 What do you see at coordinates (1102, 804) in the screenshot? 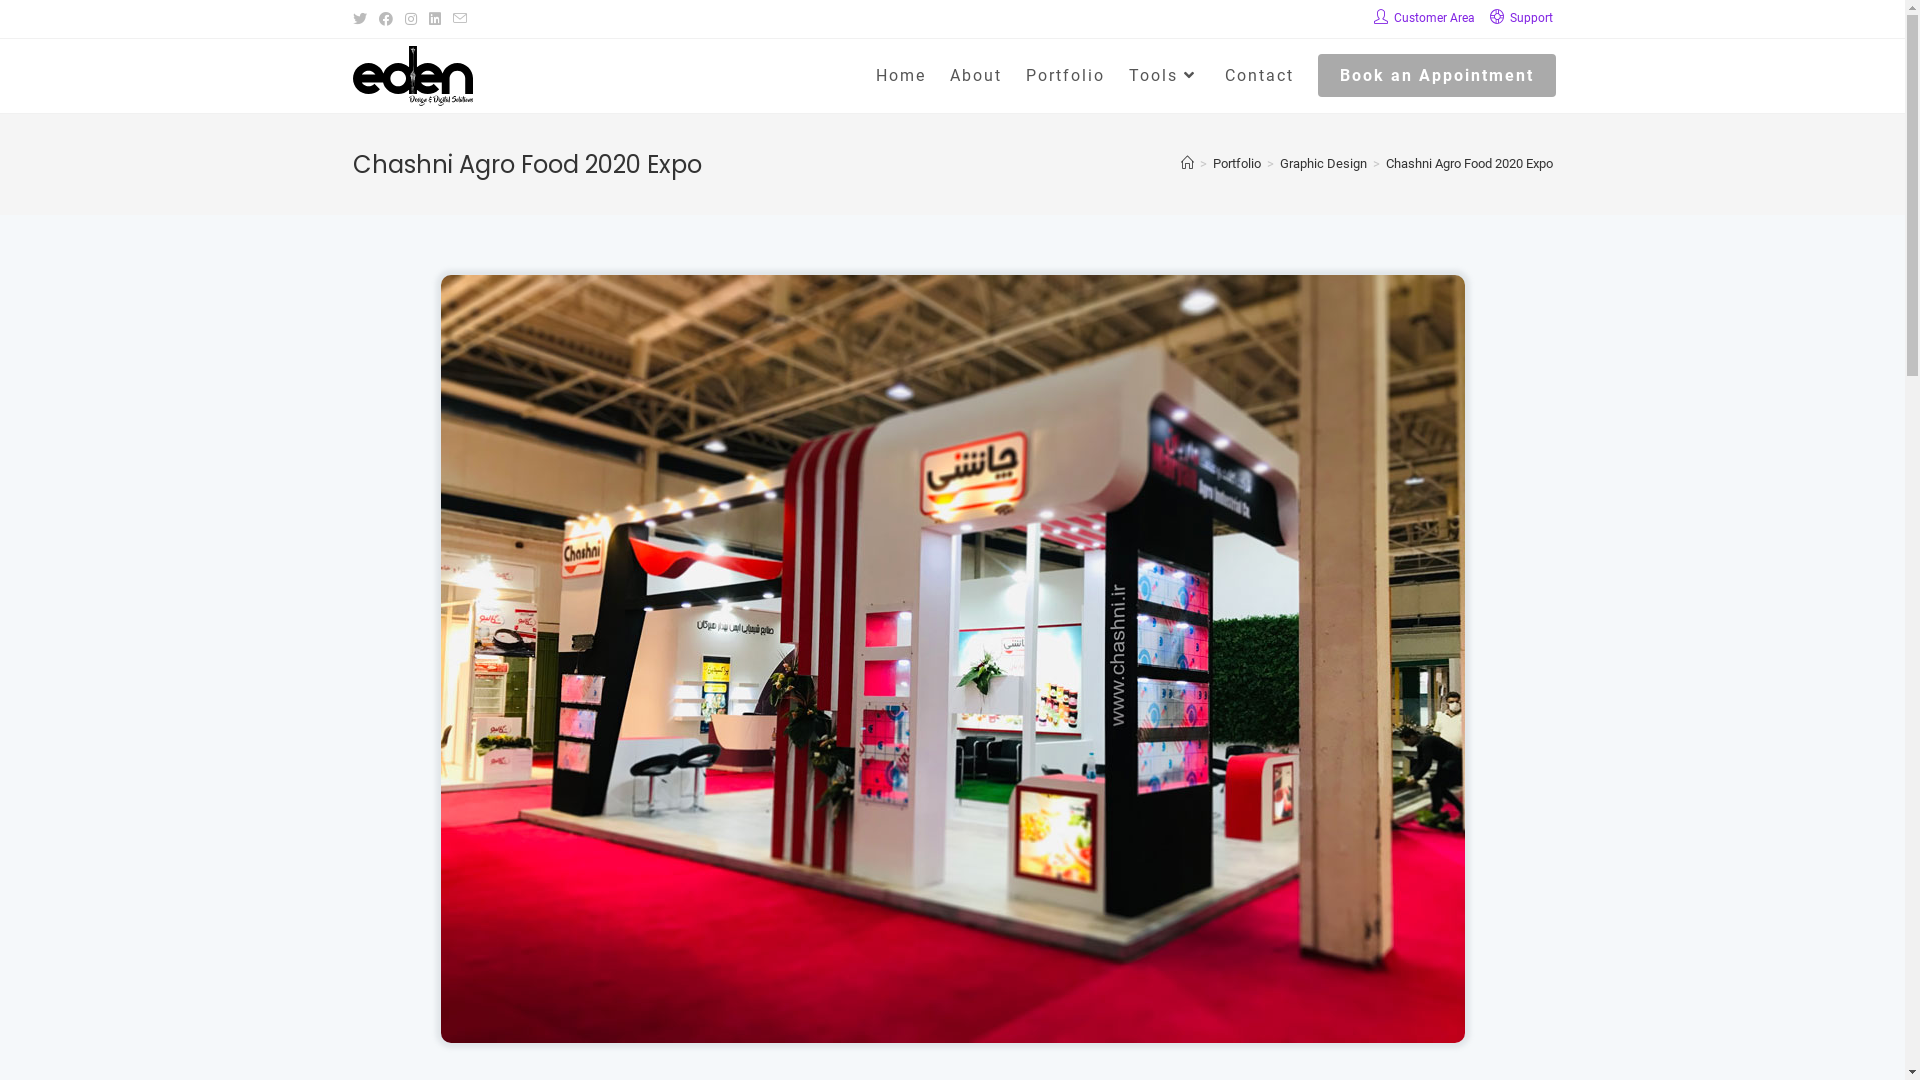
I see `'Landing Page Design'` at bounding box center [1102, 804].